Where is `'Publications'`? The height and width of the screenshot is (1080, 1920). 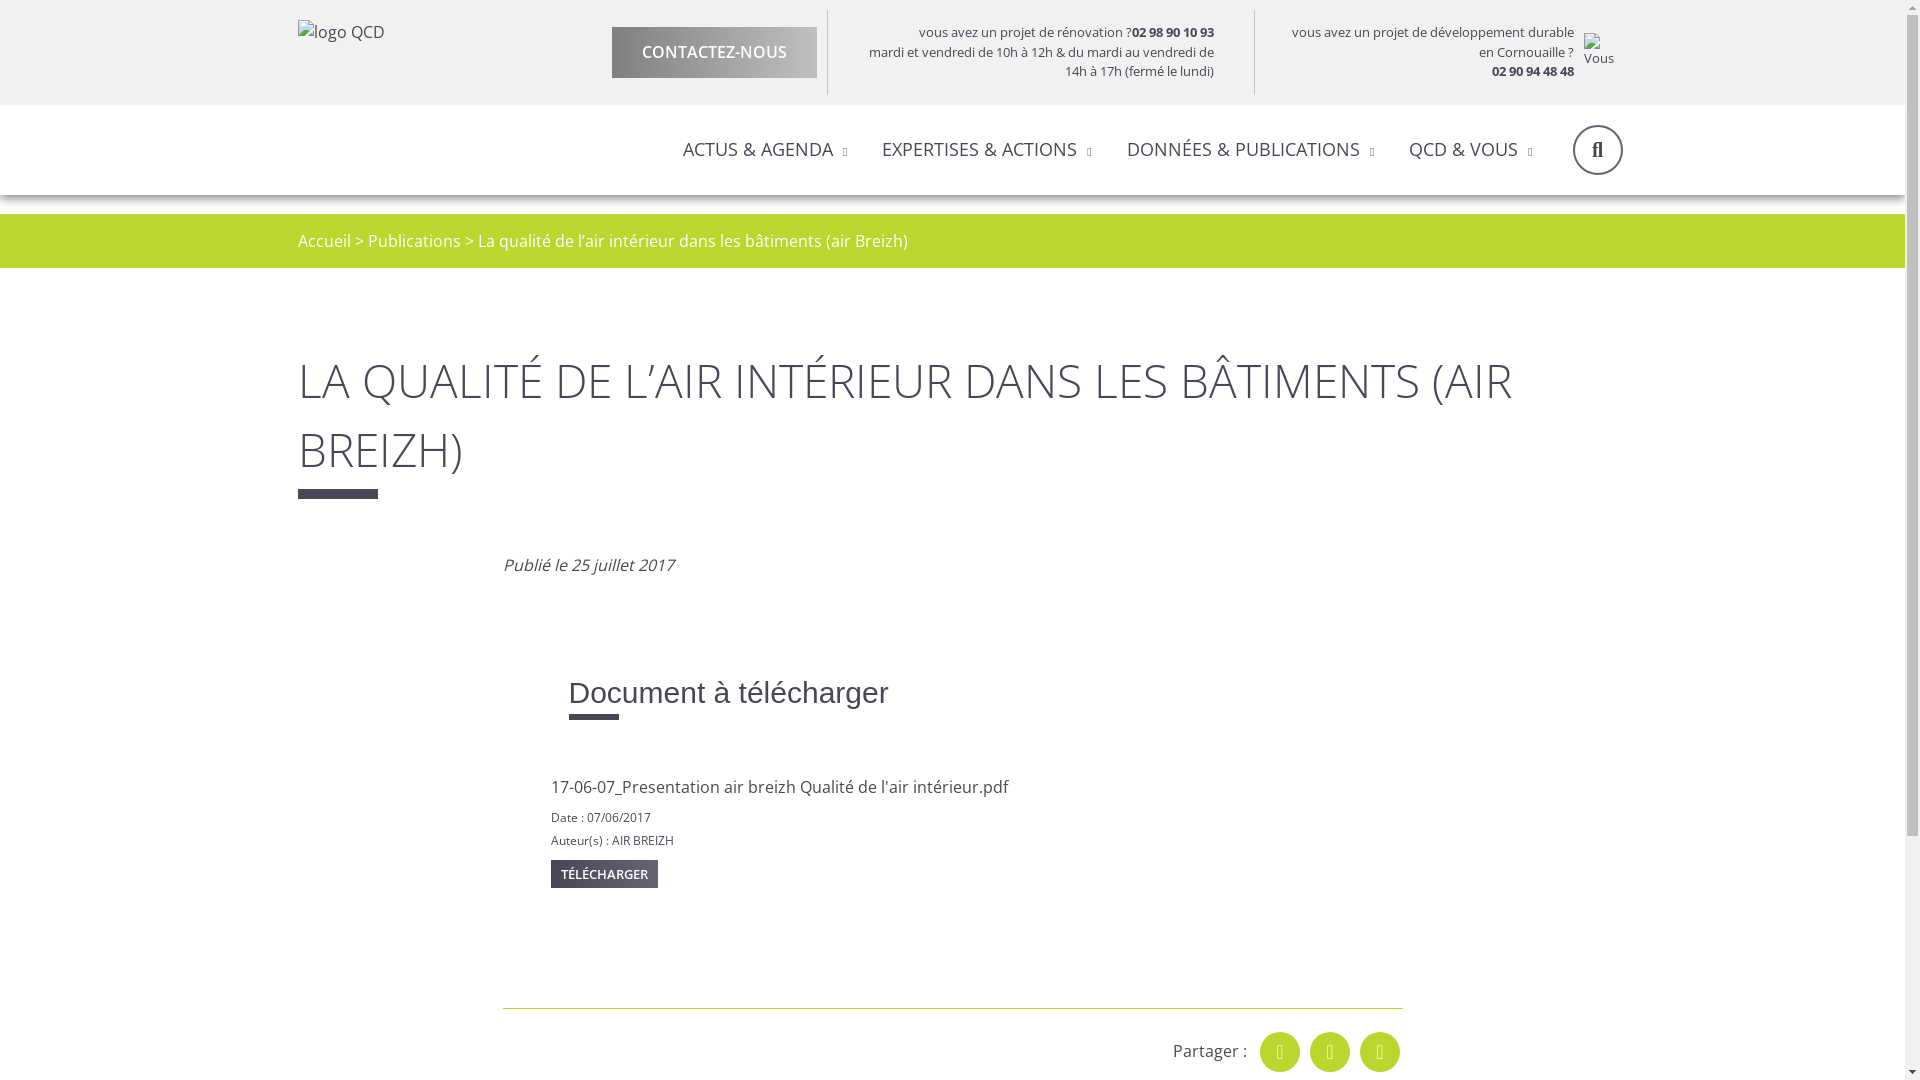 'Publications' is located at coordinates (413, 239).